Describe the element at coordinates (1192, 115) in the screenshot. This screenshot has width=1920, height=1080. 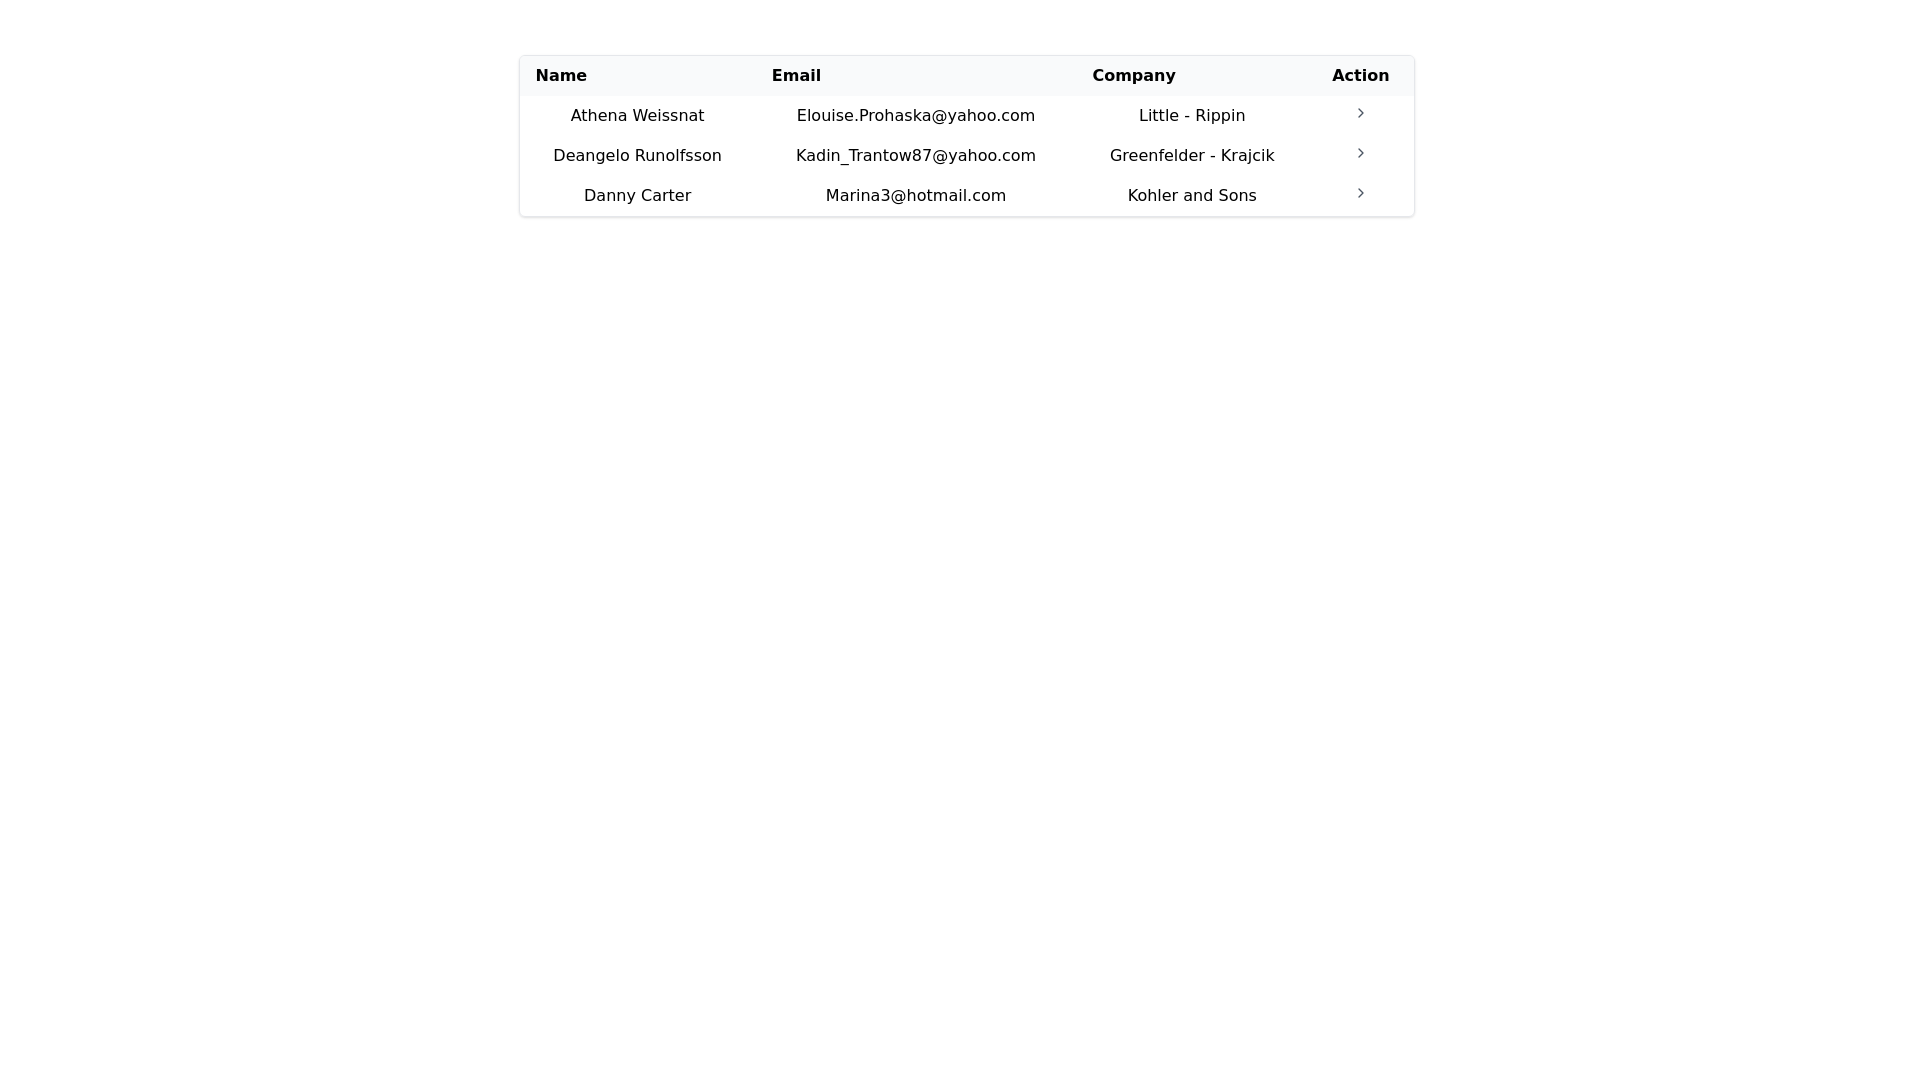
I see `the label displaying 'Little - Rippin' in the 'Company' column of the table, located in the first row under the header` at that location.